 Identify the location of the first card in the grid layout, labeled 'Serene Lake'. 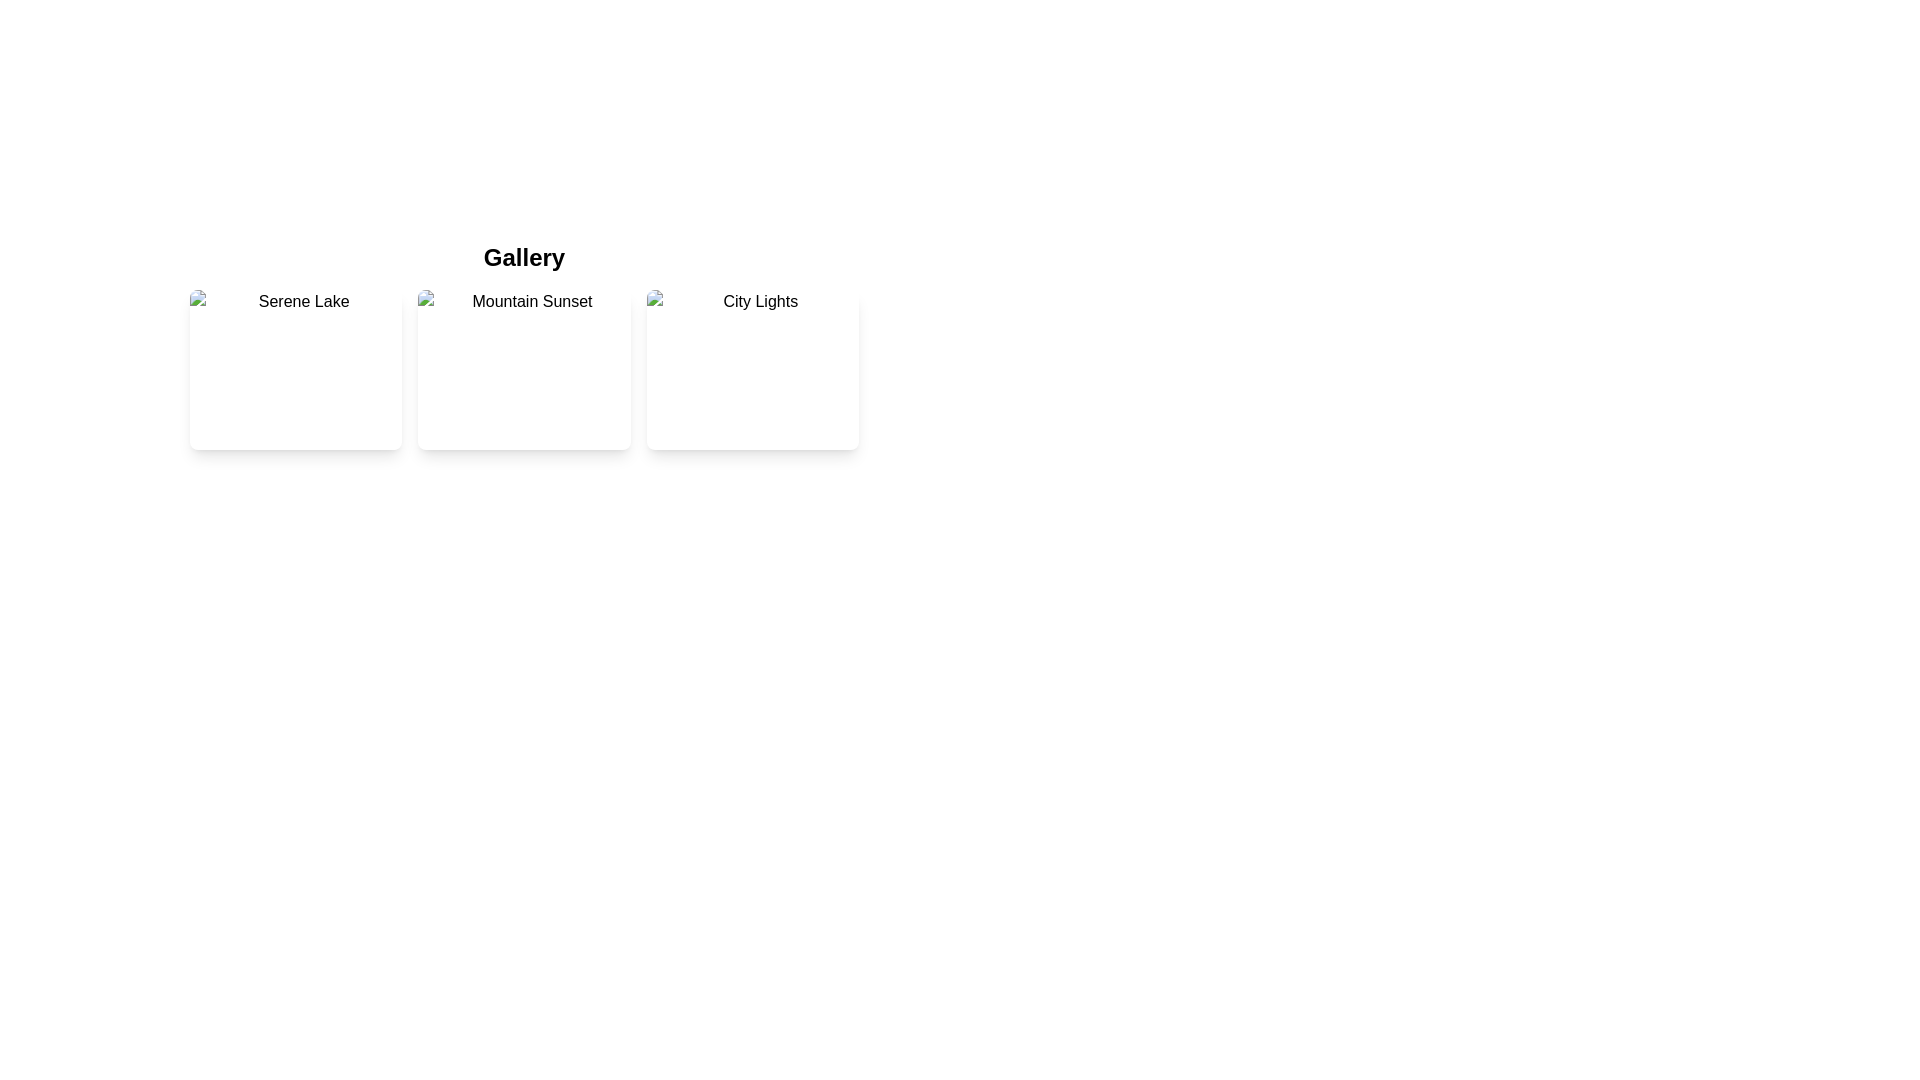
(295, 370).